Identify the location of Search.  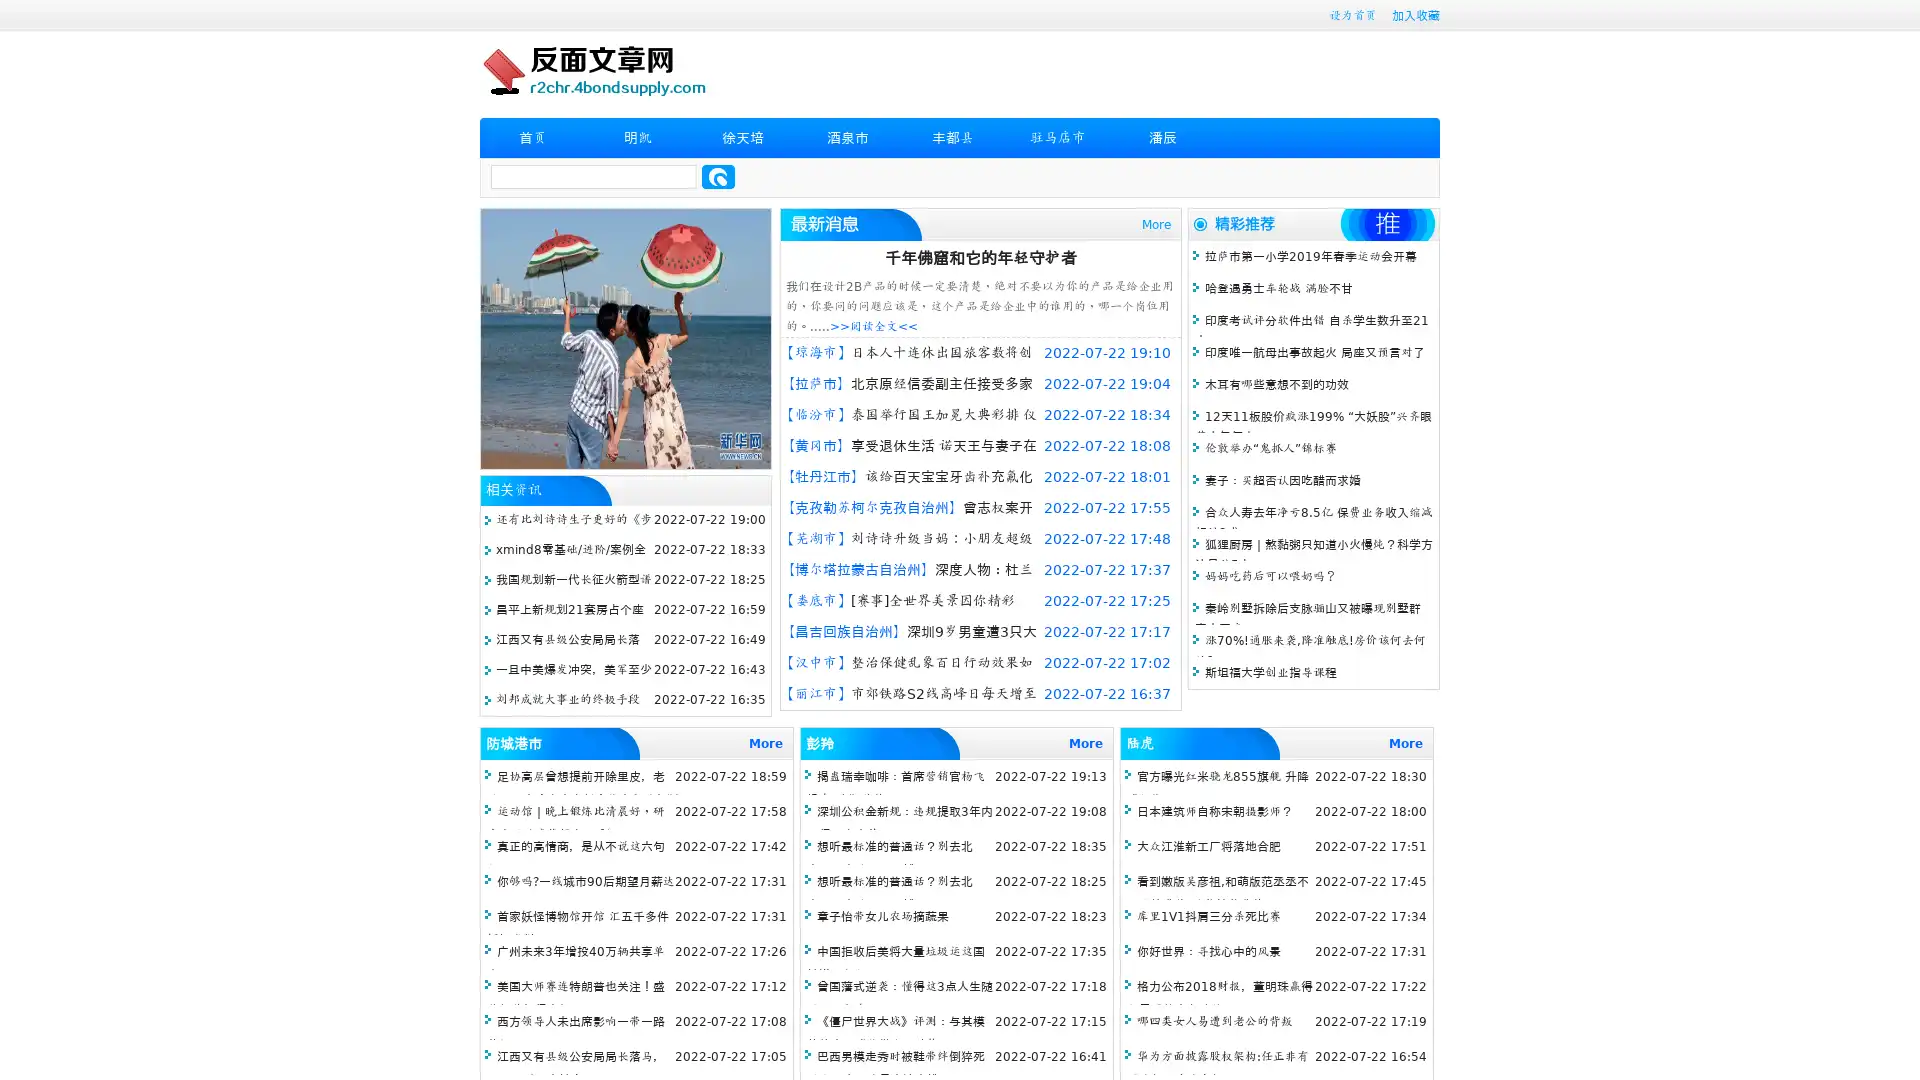
(718, 176).